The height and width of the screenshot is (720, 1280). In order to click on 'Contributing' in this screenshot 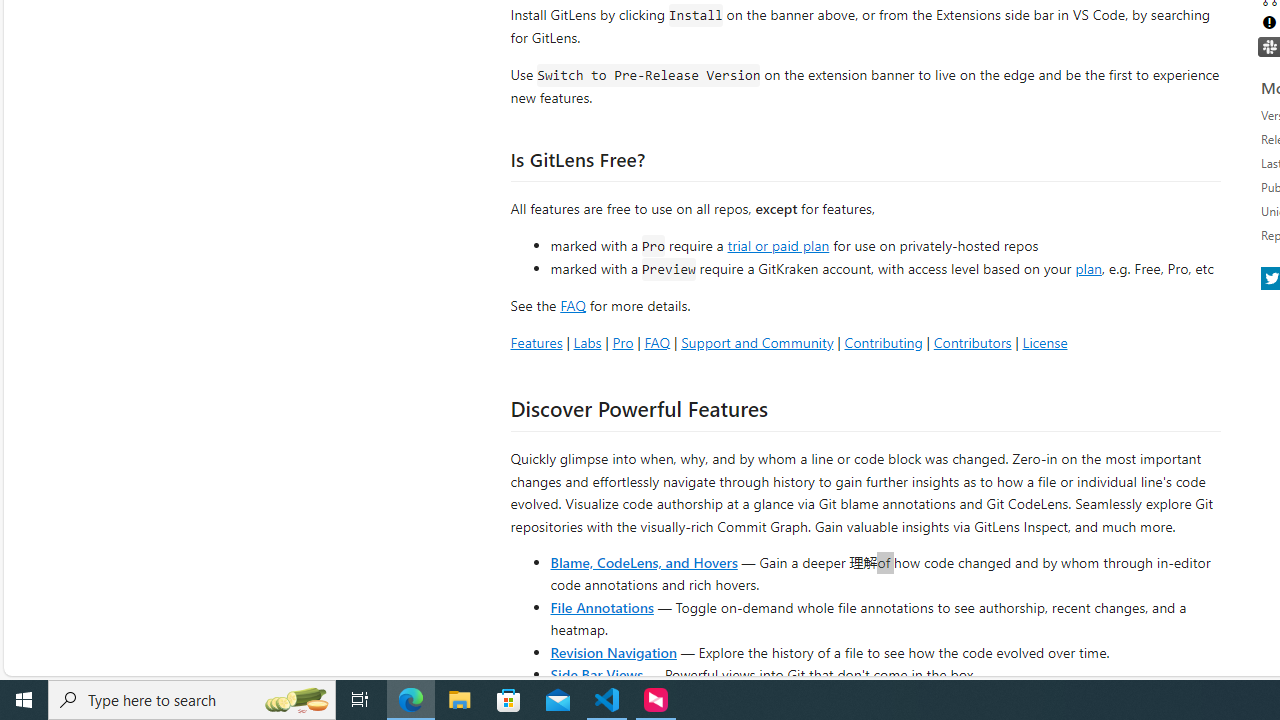, I will do `click(882, 341)`.